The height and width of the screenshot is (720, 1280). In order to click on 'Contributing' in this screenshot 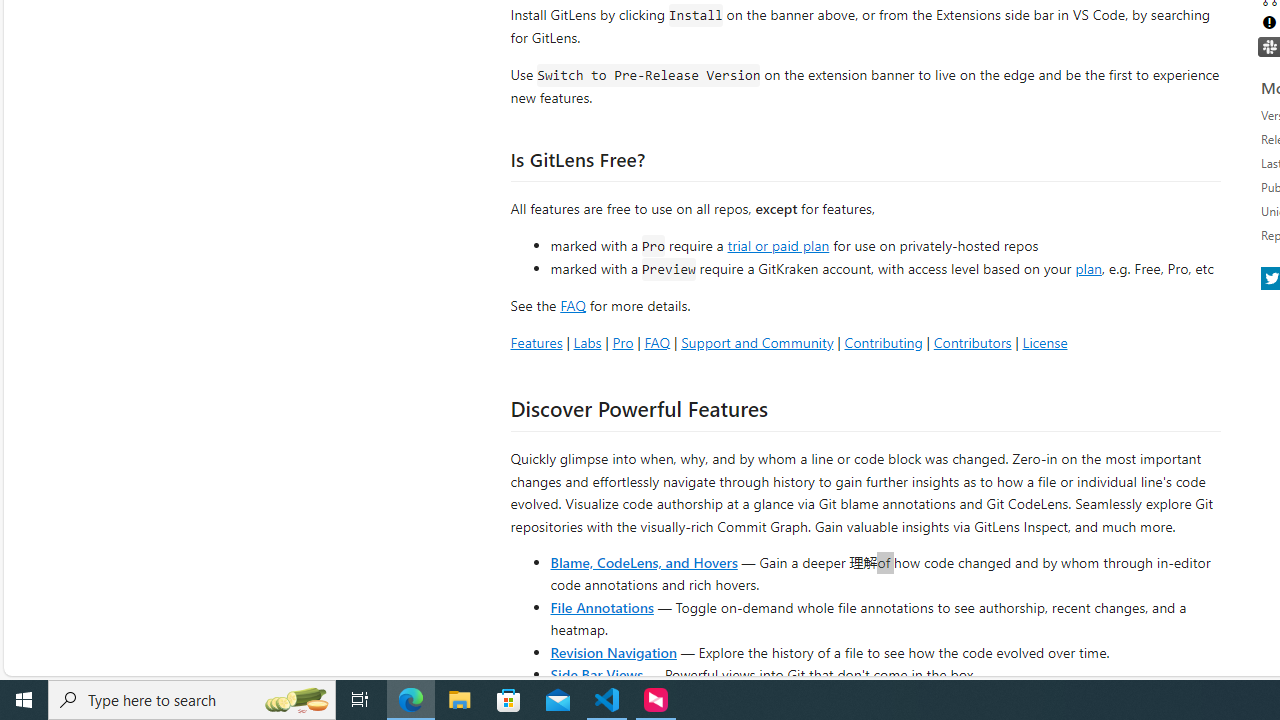, I will do `click(882, 341)`.